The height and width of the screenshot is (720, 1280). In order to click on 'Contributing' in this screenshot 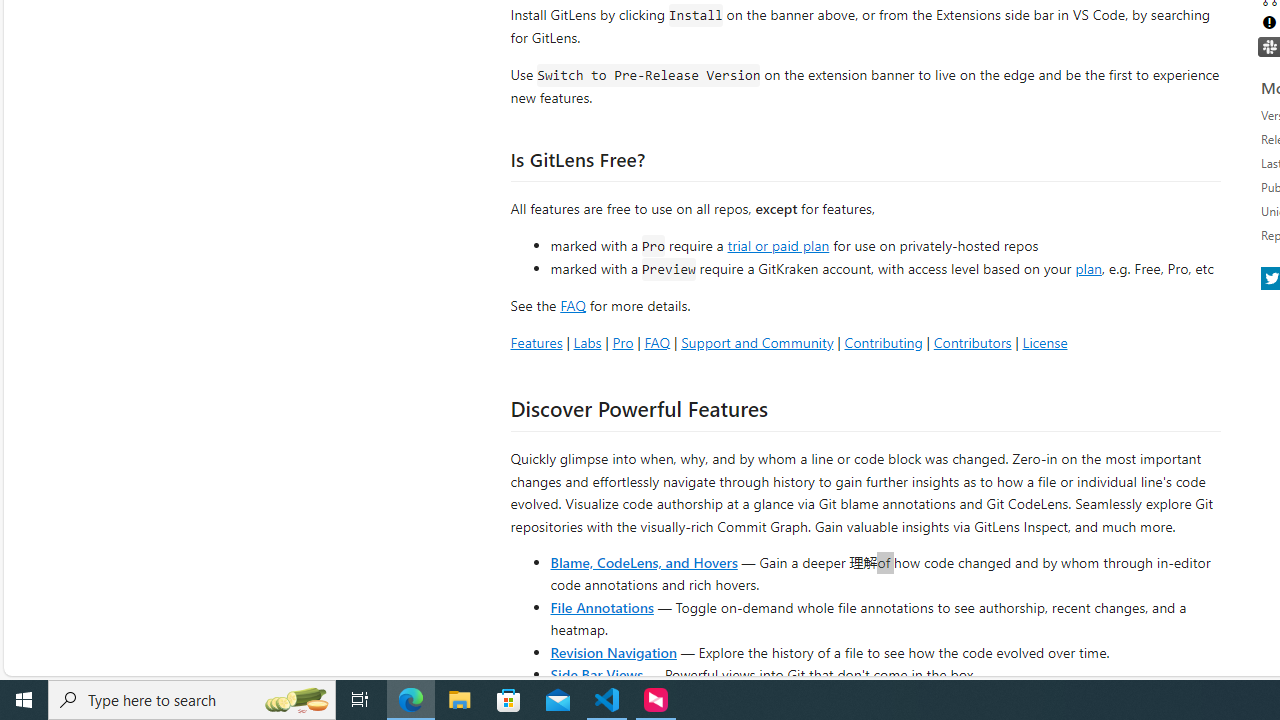, I will do `click(882, 341)`.